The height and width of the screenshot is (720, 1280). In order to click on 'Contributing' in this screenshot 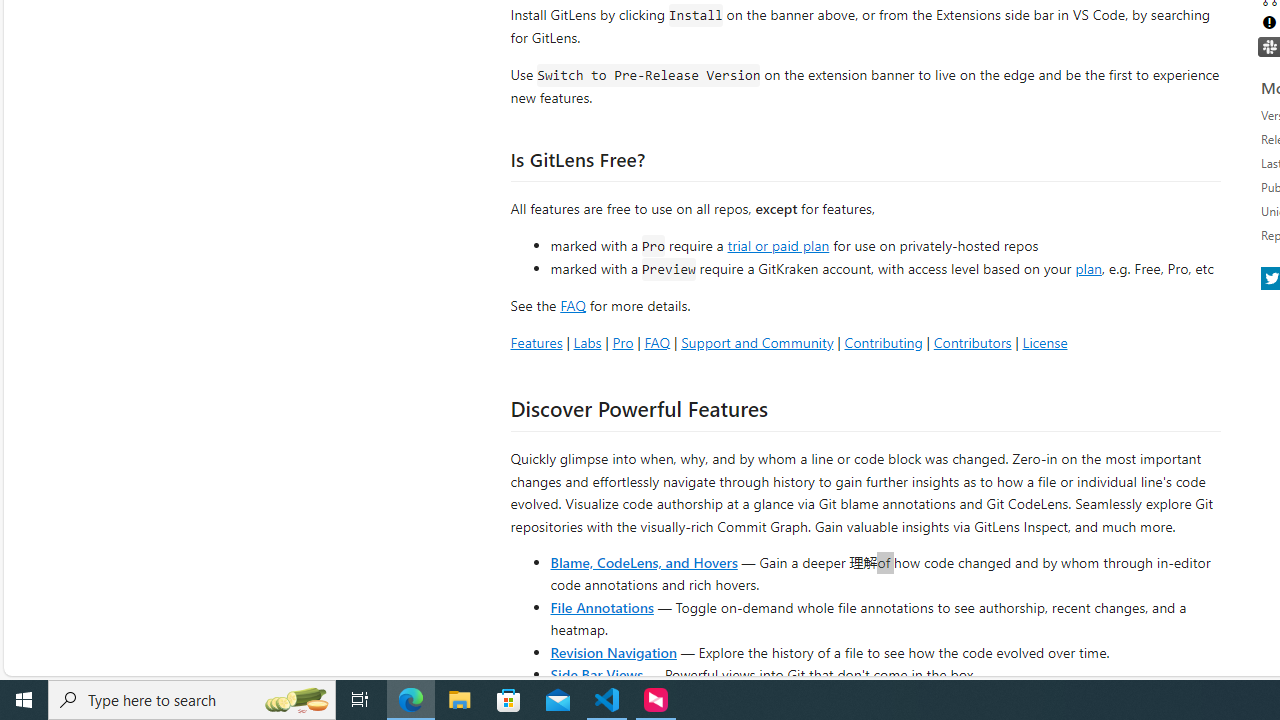, I will do `click(882, 341)`.